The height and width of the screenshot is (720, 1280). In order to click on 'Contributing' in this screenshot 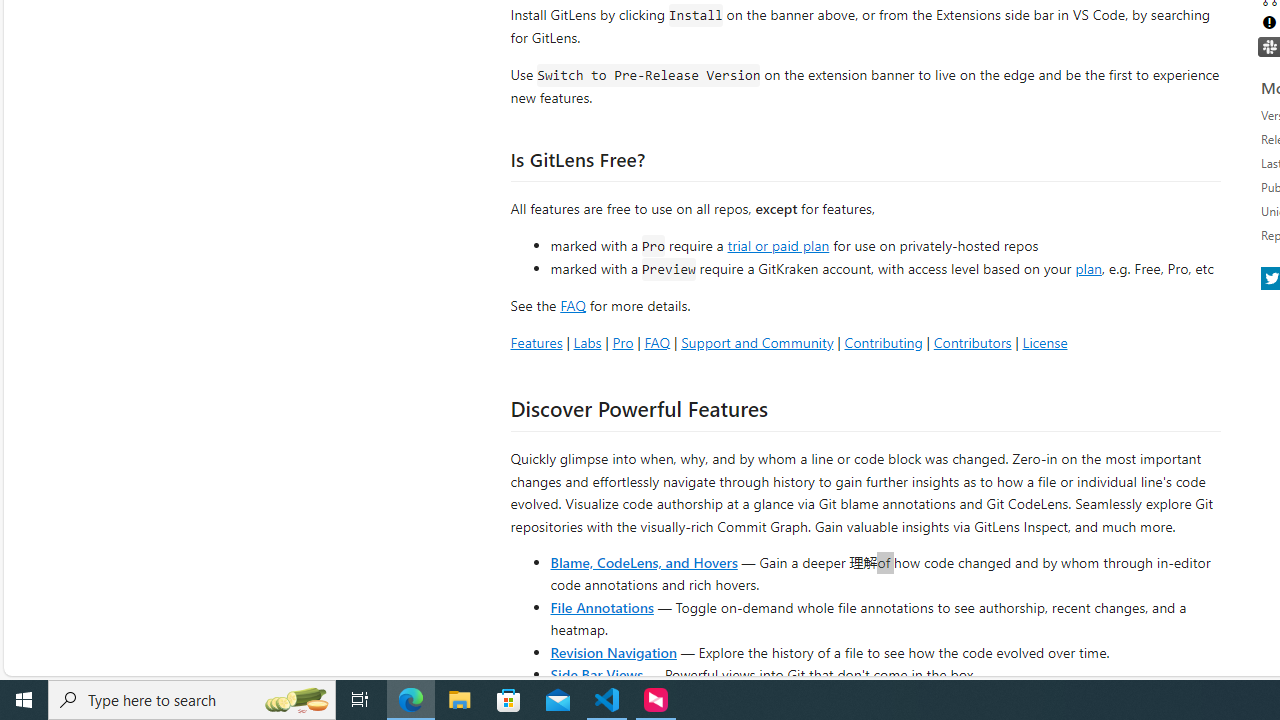, I will do `click(882, 341)`.